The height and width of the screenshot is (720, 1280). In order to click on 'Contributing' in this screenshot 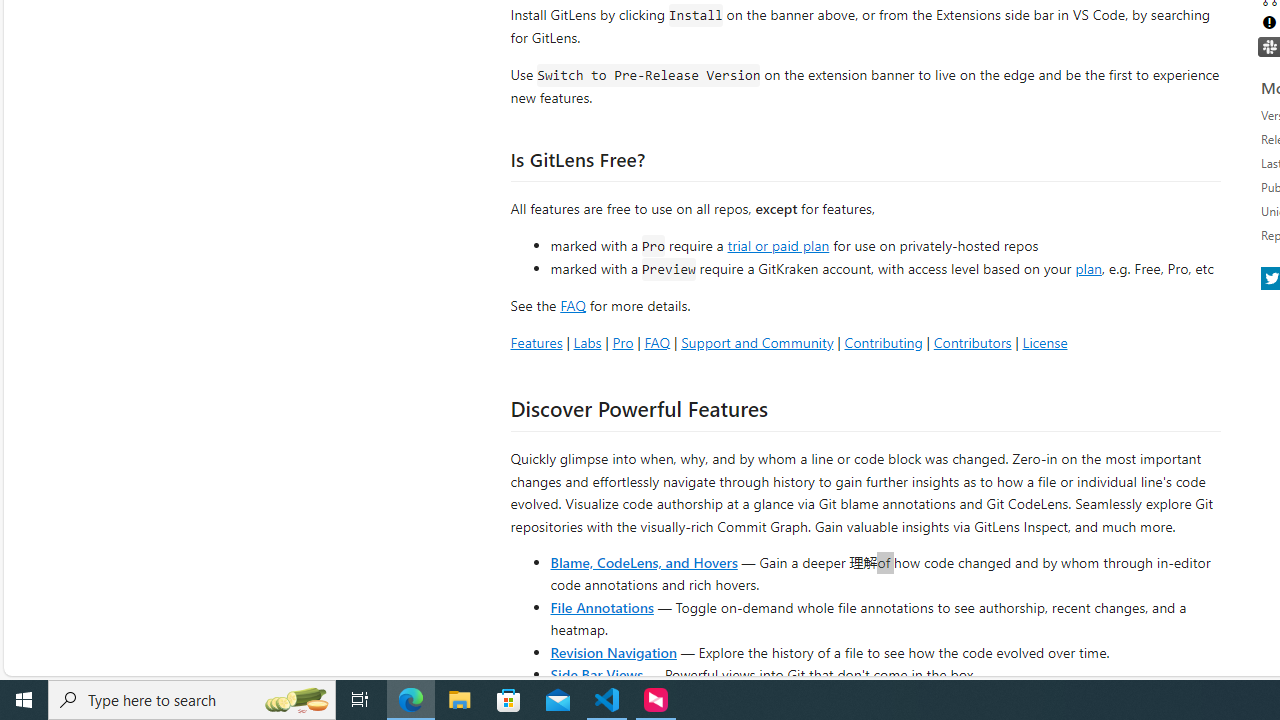, I will do `click(882, 341)`.